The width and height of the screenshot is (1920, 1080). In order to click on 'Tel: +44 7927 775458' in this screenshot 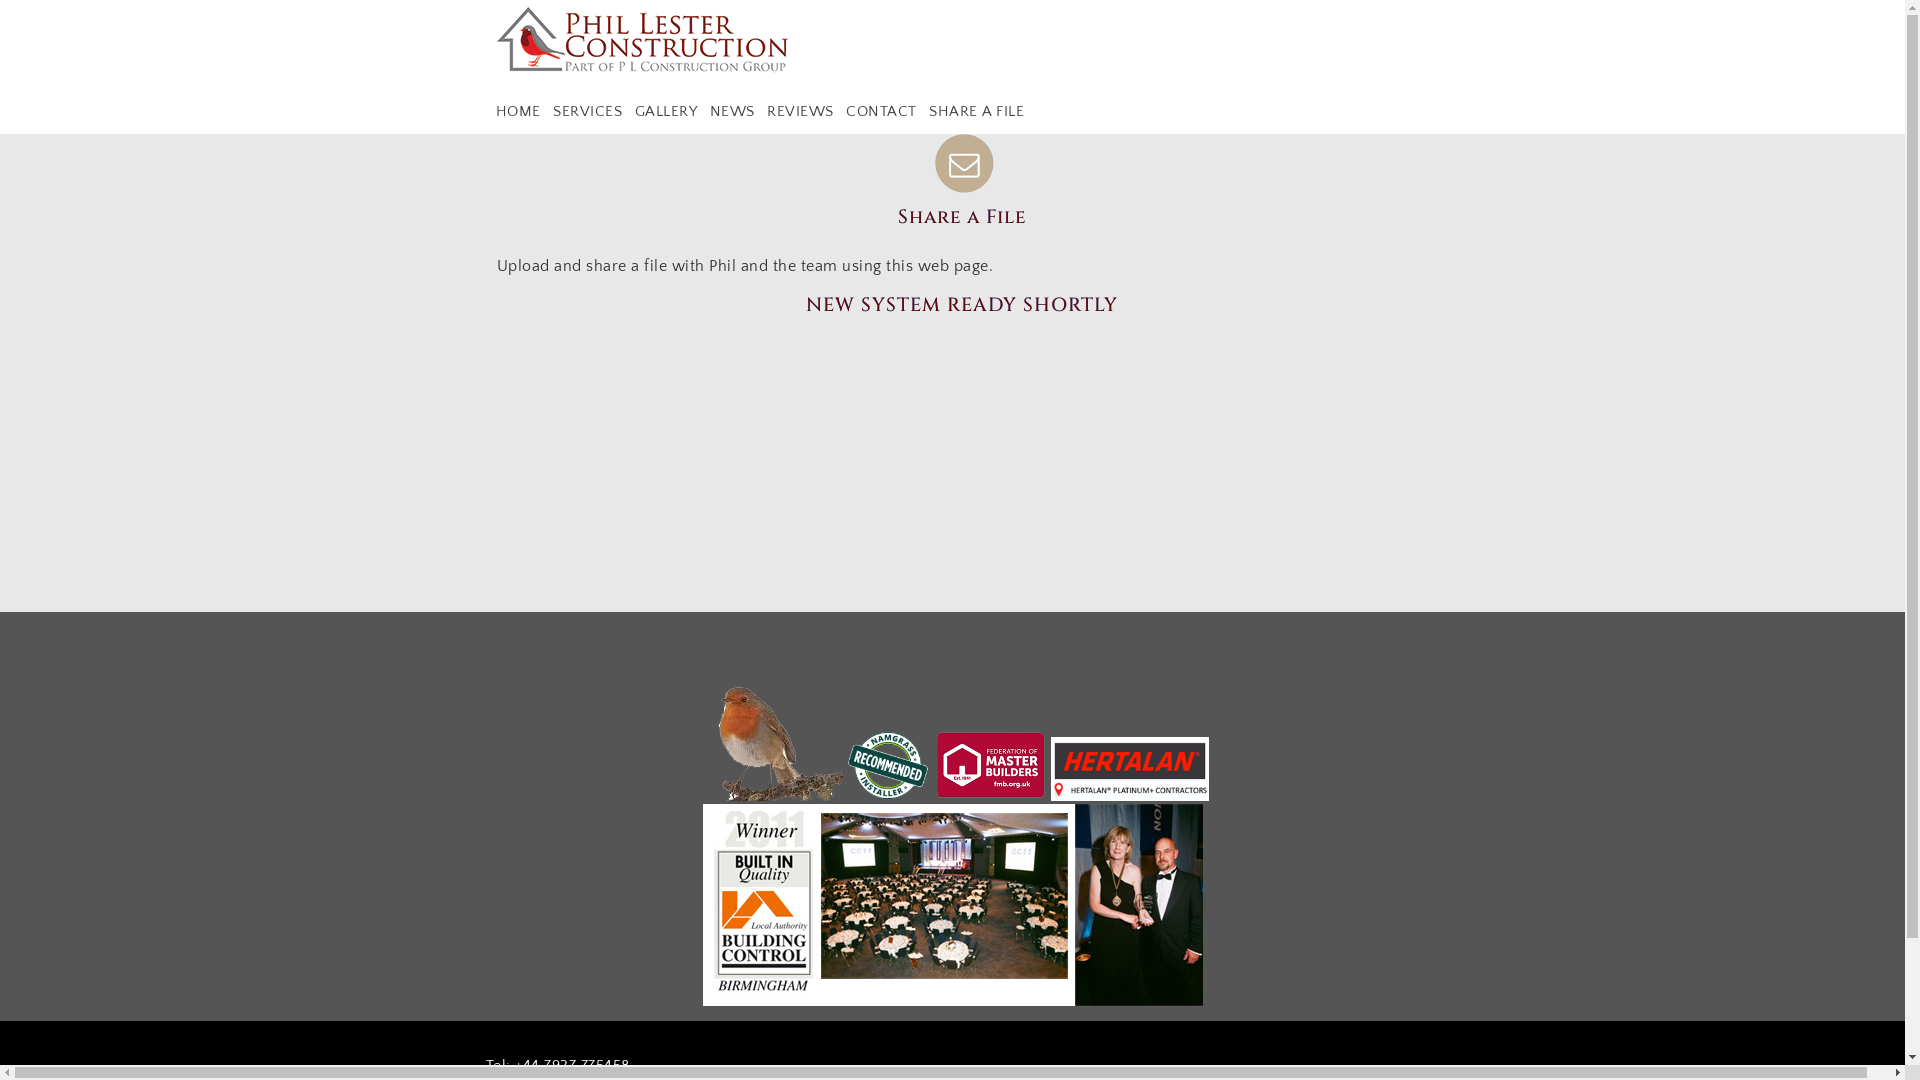, I will do `click(557, 1064)`.